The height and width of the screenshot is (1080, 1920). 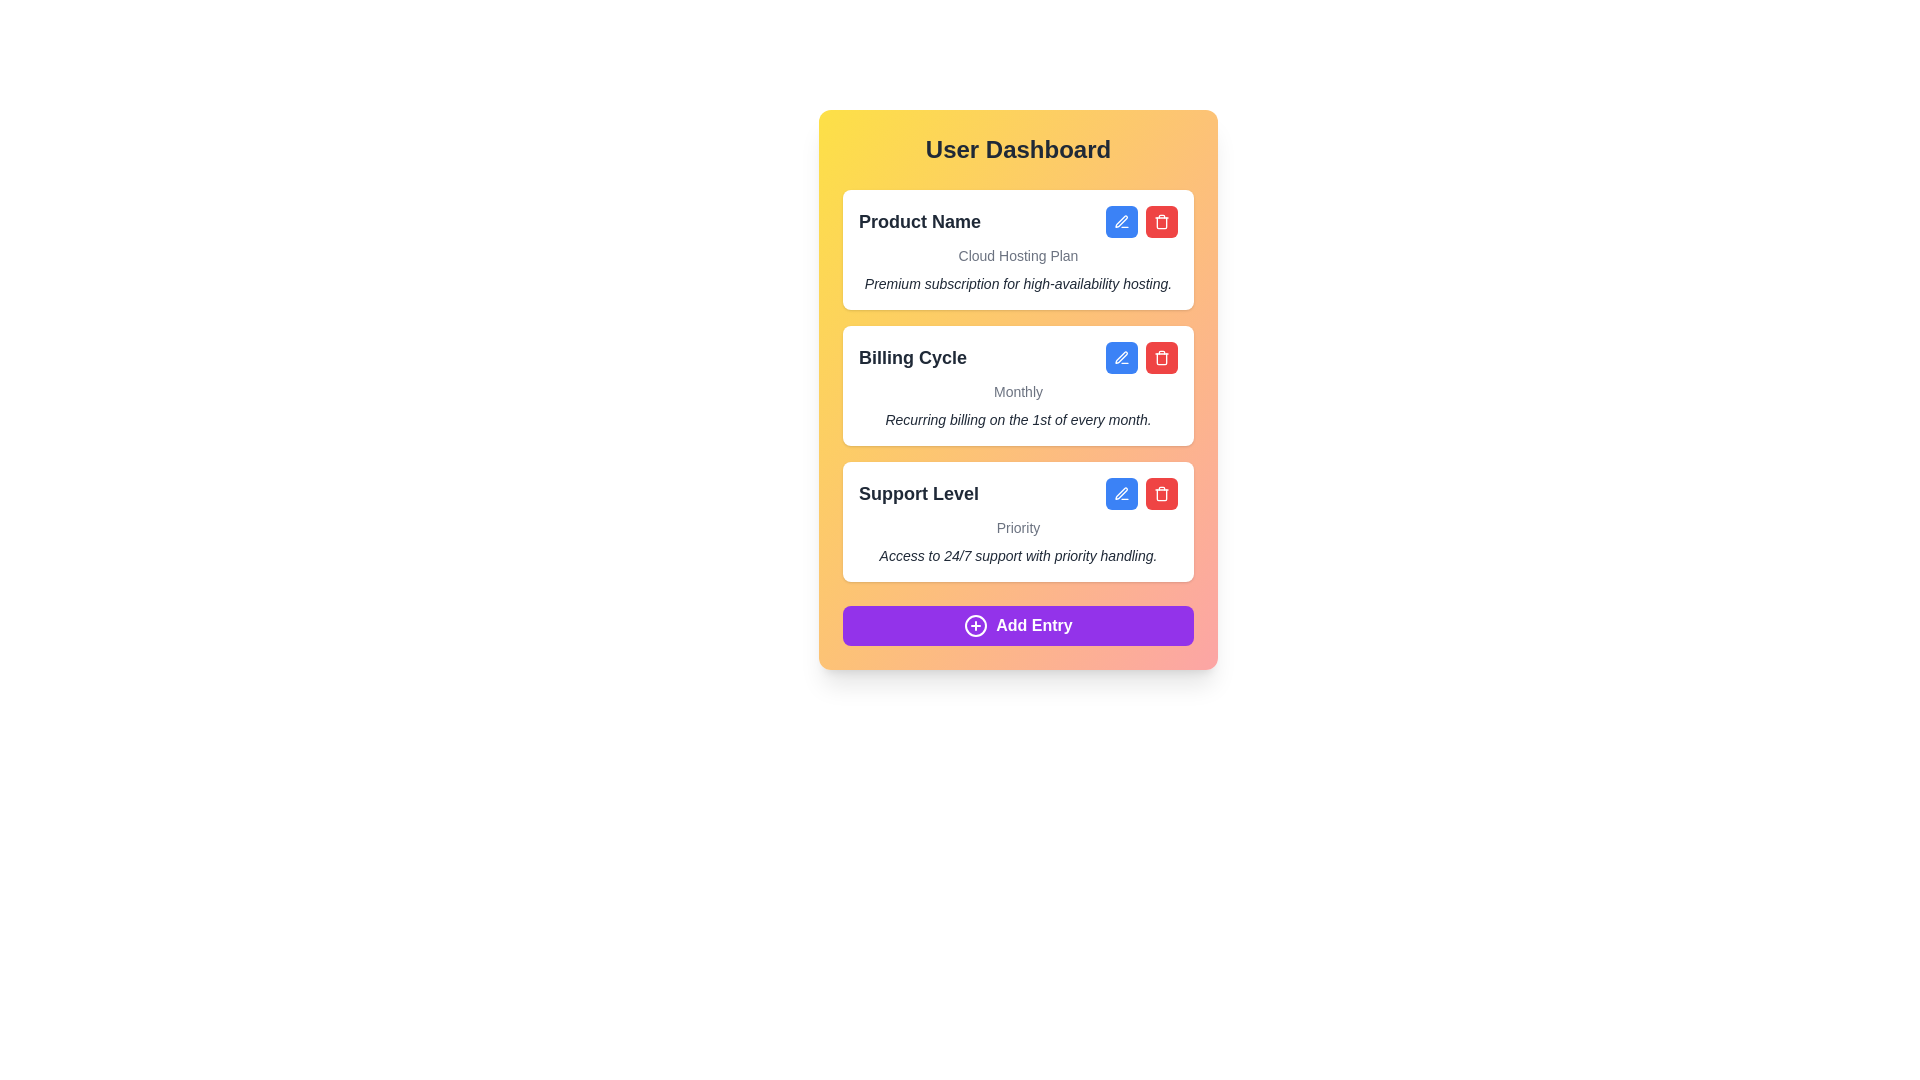 What do you see at coordinates (918, 493) in the screenshot?
I see `the text label or heading element that provides context for the support level details, located in the middle section of the user dashboard, positioned above the 'Priority' label and below the 'Billing Cycle' heading` at bounding box center [918, 493].